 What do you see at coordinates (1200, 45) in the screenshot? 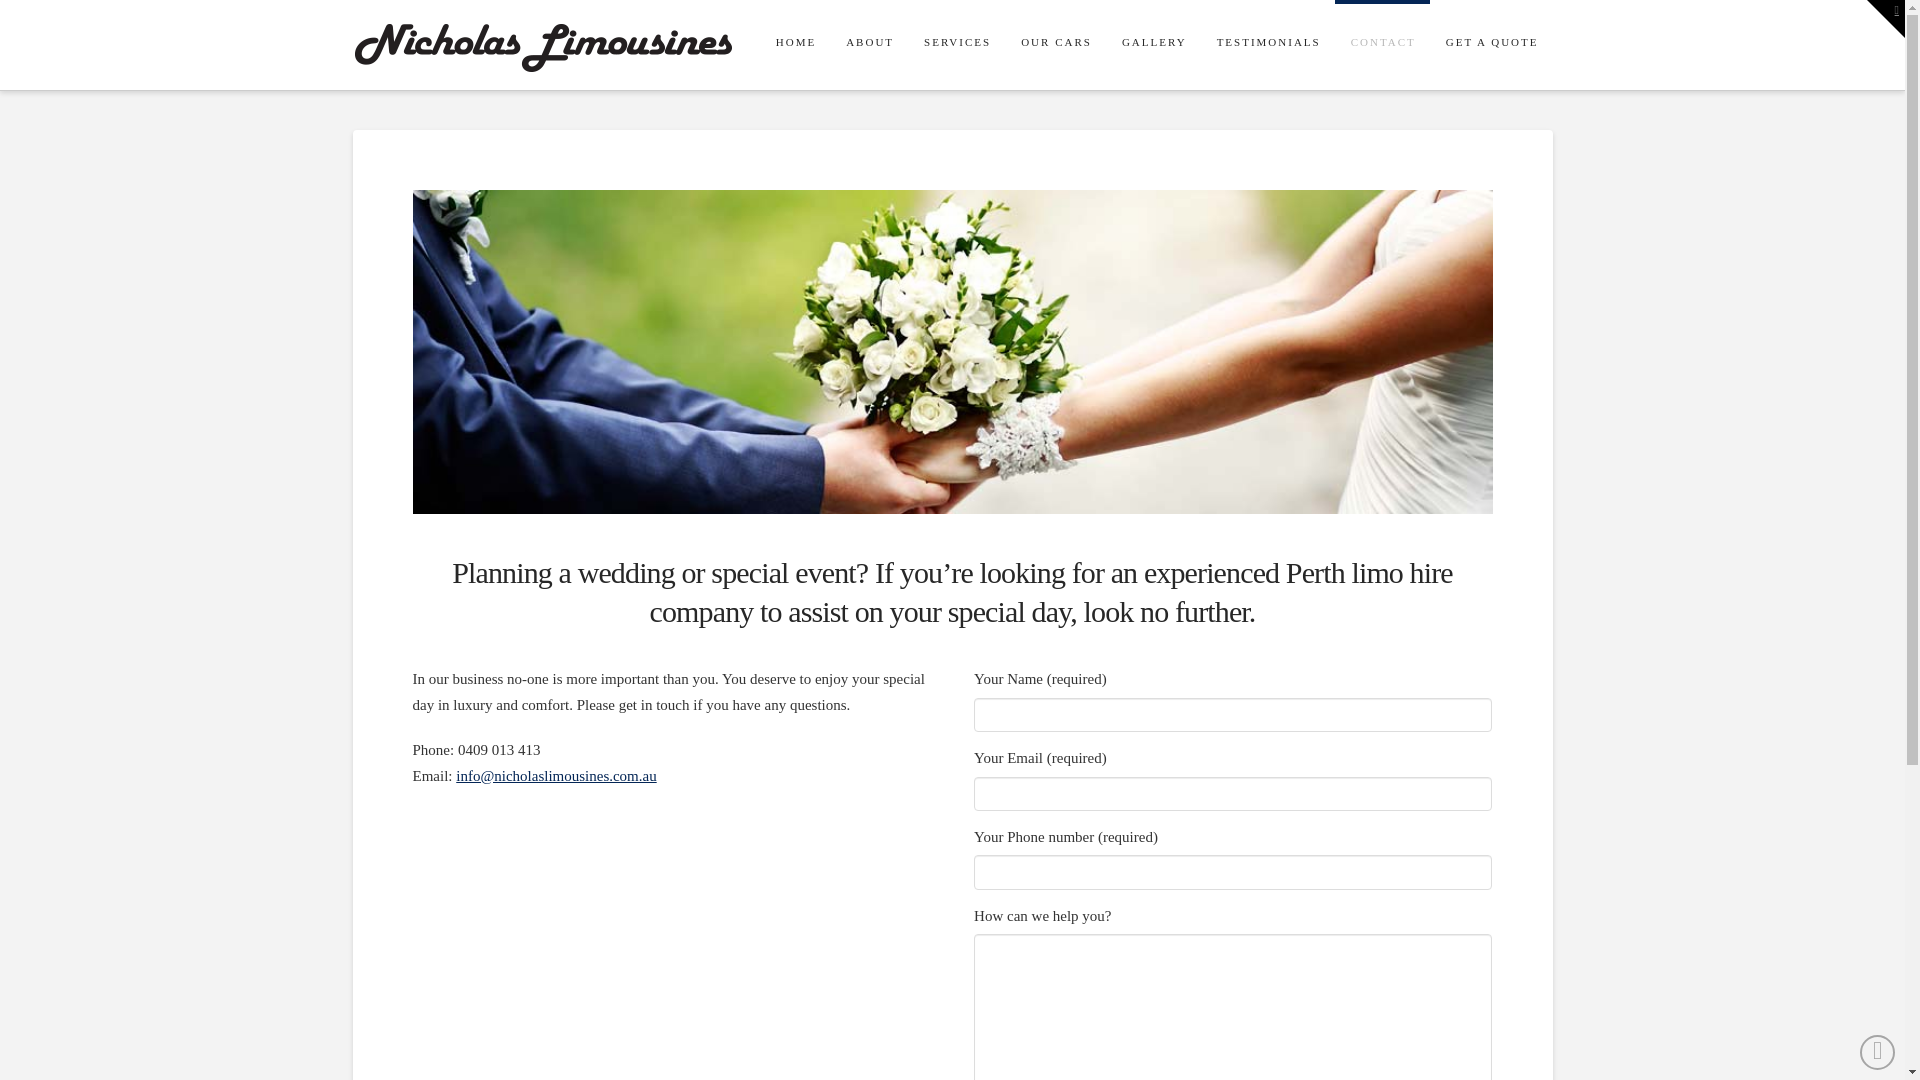
I see `'TESTIMONIALS'` at bounding box center [1200, 45].